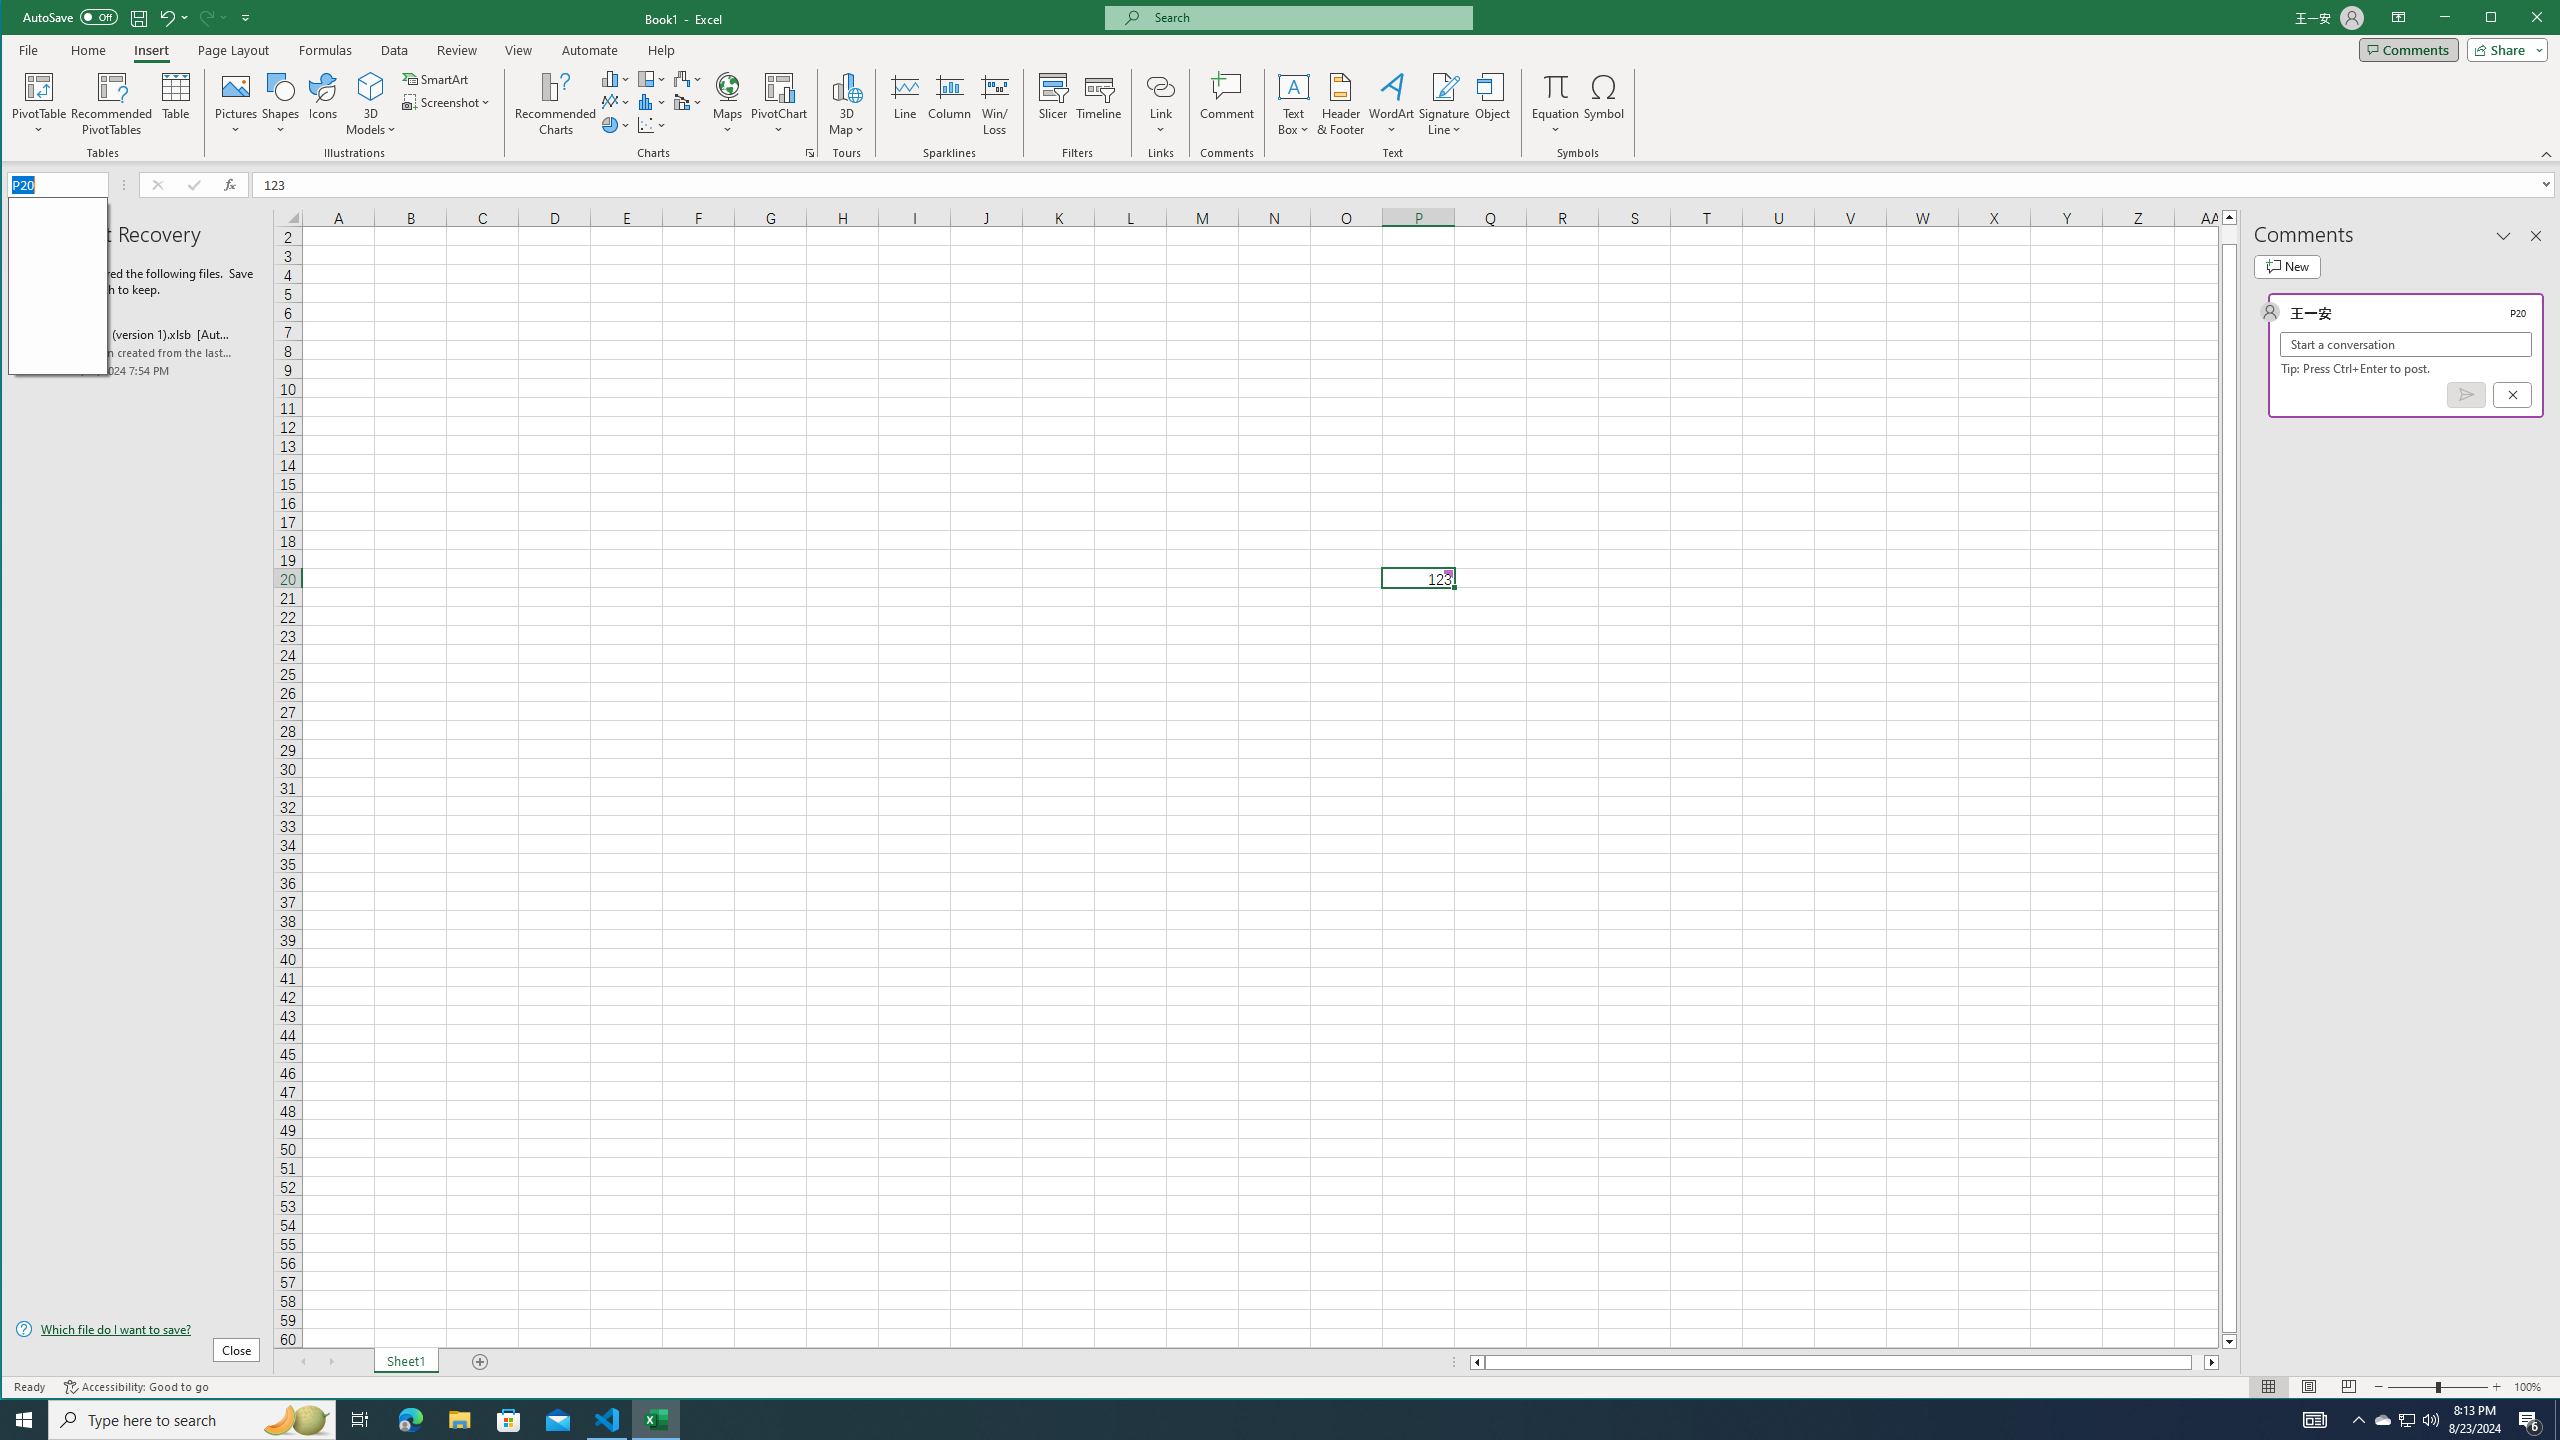 The width and height of the screenshot is (2560, 1440). I want to click on 'Type here to search', so click(191, 1418).